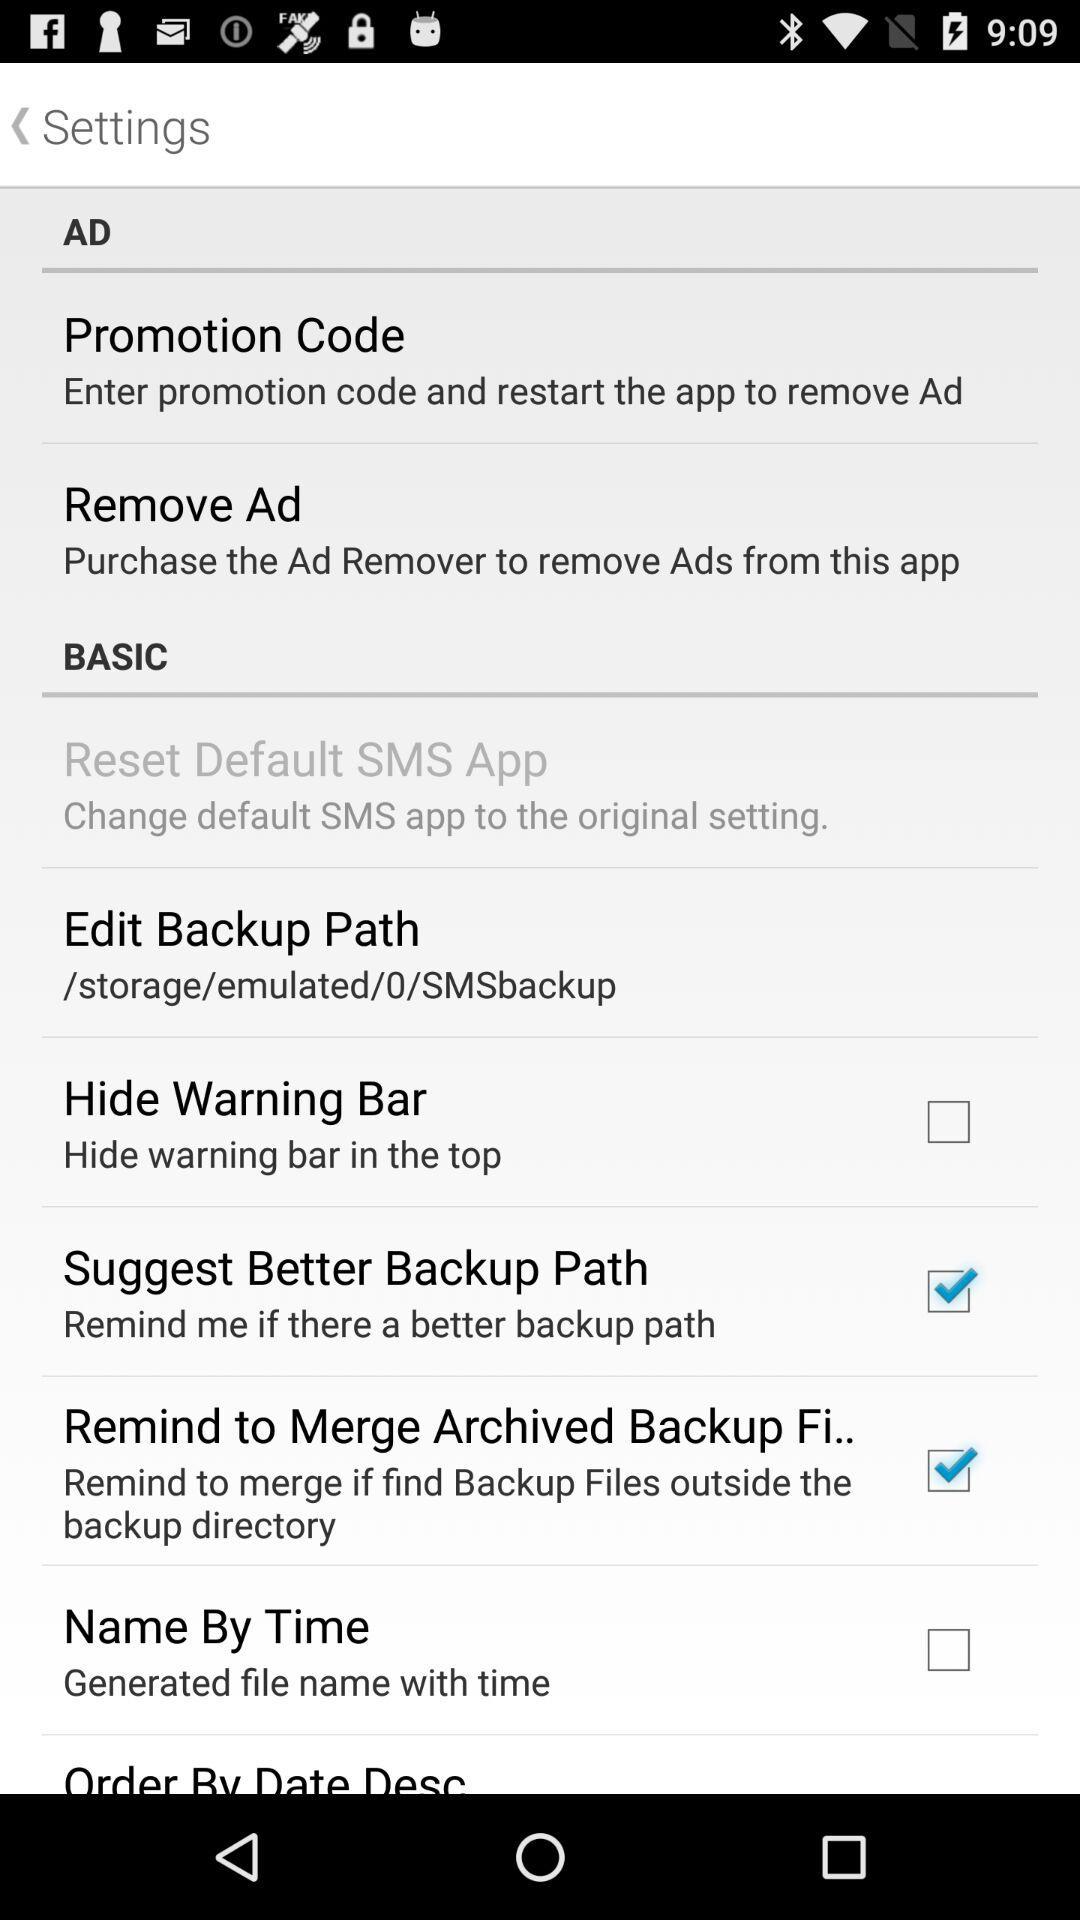 The image size is (1080, 1920). I want to click on the check box that is to the right of hide warning bar, so click(947, 1122).